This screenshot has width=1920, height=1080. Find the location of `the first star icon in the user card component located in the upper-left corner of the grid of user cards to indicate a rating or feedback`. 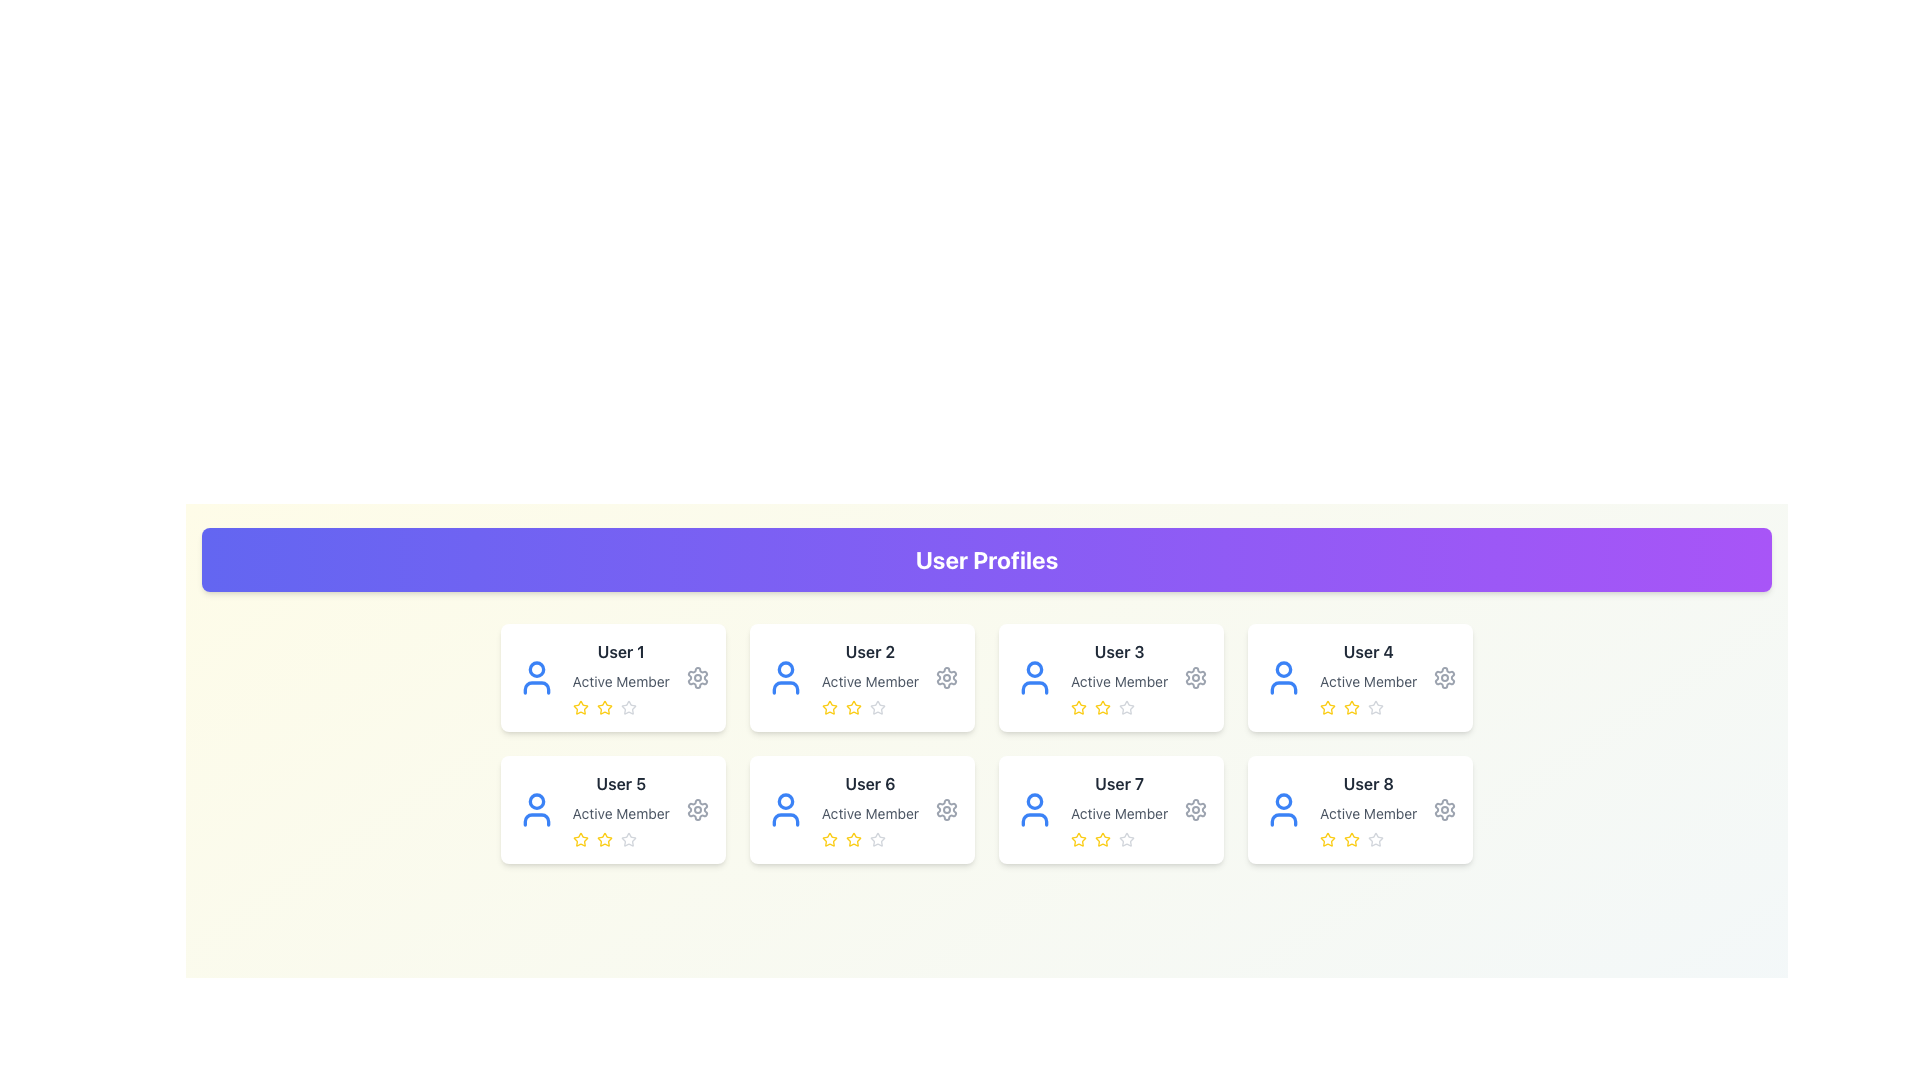

the first star icon in the user card component located in the upper-left corner of the grid of user cards to indicate a rating or feedback is located at coordinates (579, 707).